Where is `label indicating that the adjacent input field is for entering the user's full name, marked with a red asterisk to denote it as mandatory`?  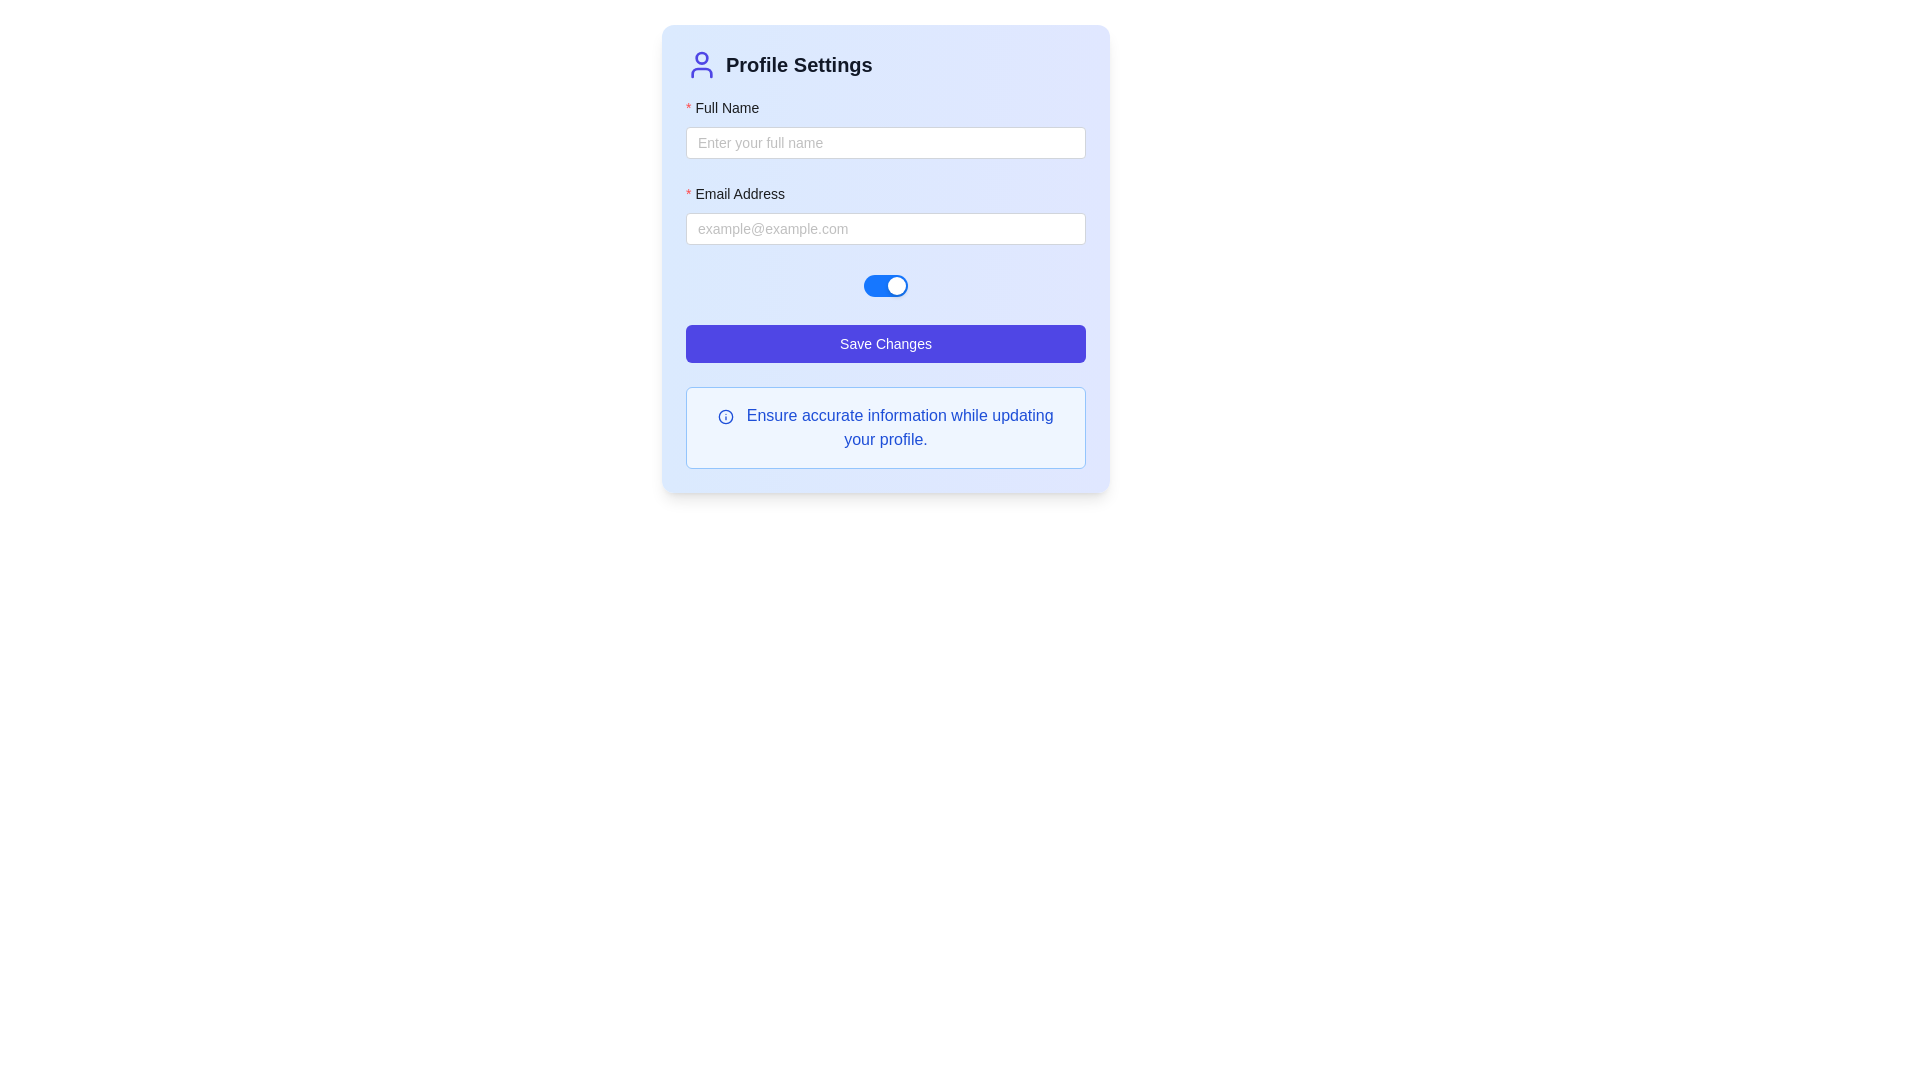 label indicating that the adjacent input field is for entering the user's full name, marked with a red asterisk to denote it as mandatory is located at coordinates (885, 111).